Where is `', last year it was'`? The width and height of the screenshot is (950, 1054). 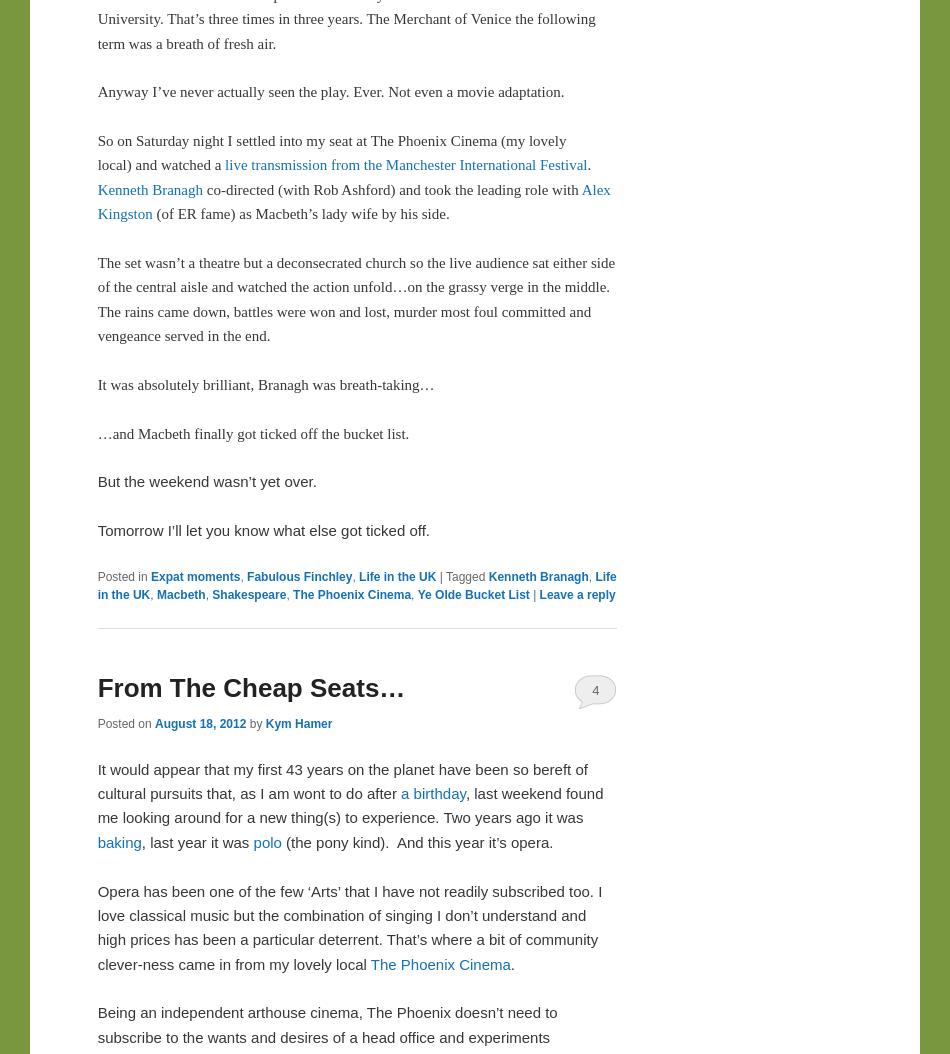 ', last year it was' is located at coordinates (195, 840).